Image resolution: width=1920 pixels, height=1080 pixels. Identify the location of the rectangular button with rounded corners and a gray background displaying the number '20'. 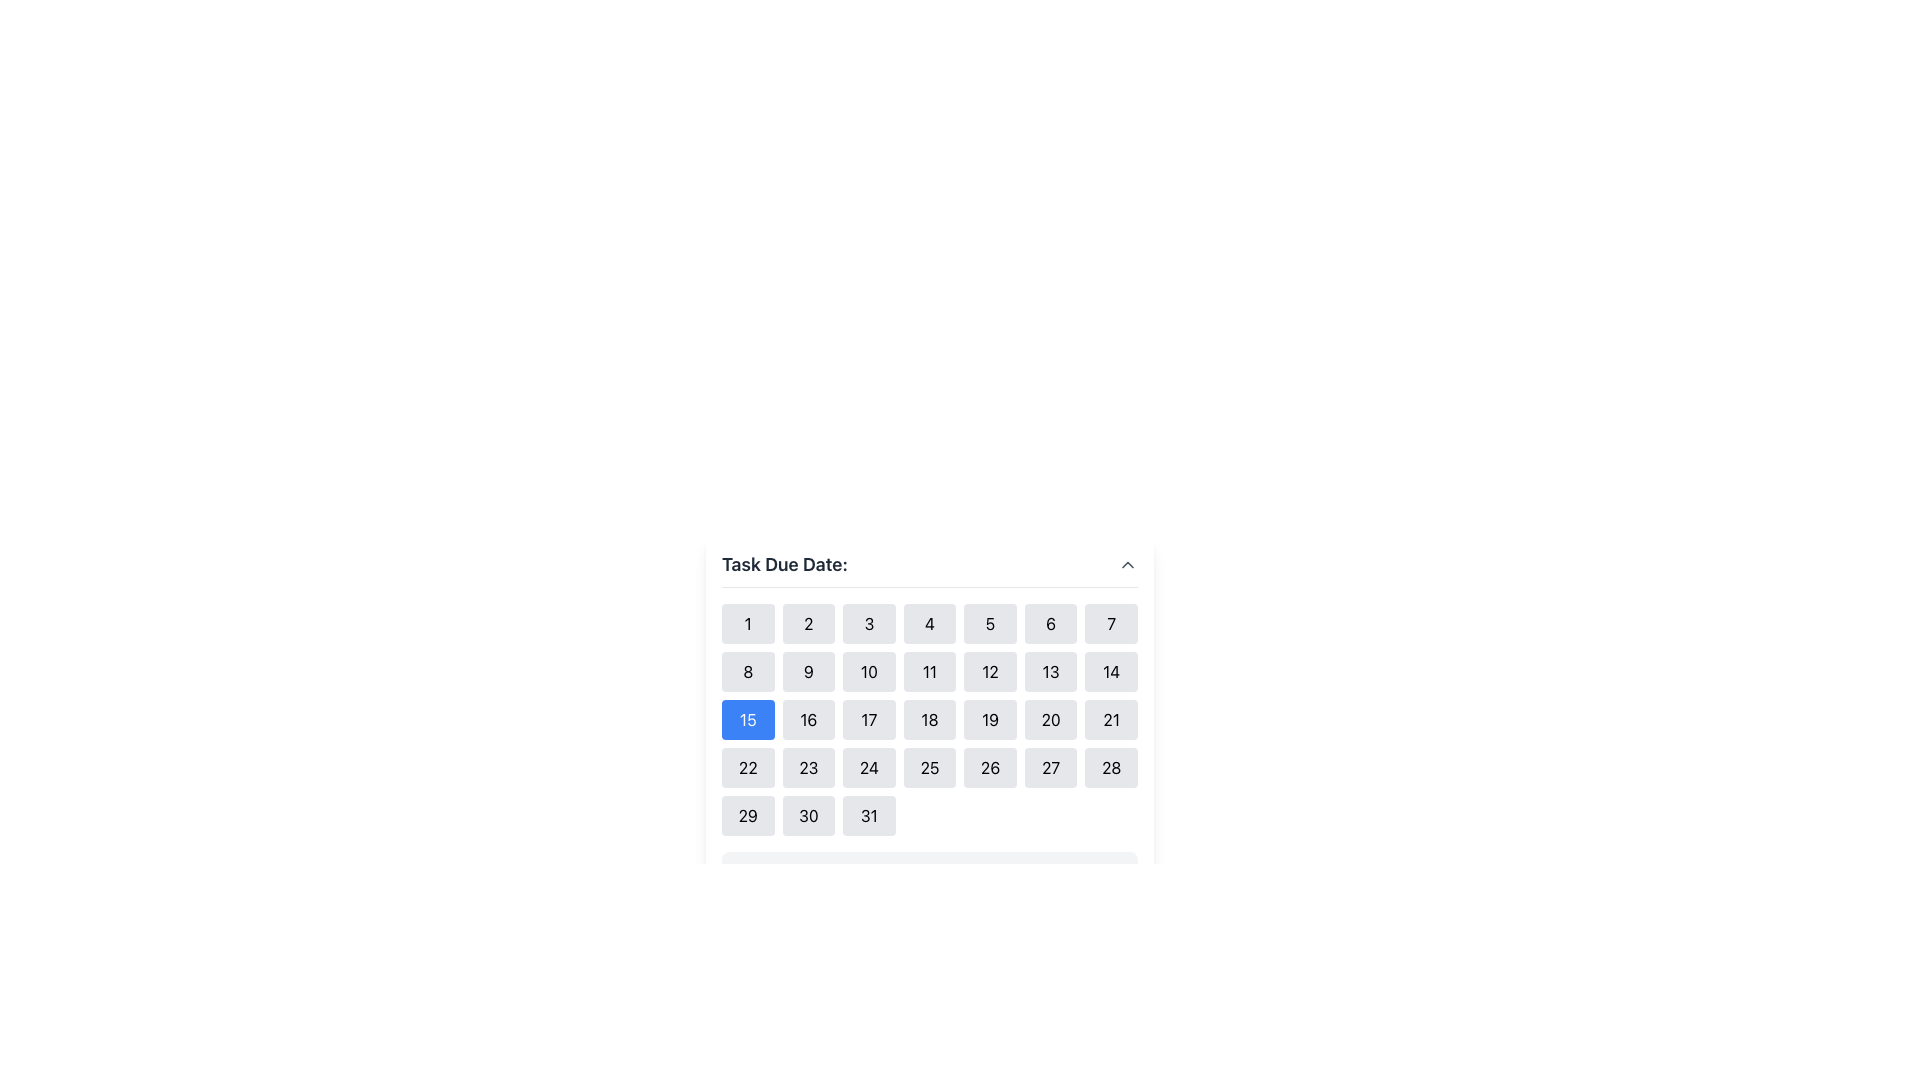
(1050, 720).